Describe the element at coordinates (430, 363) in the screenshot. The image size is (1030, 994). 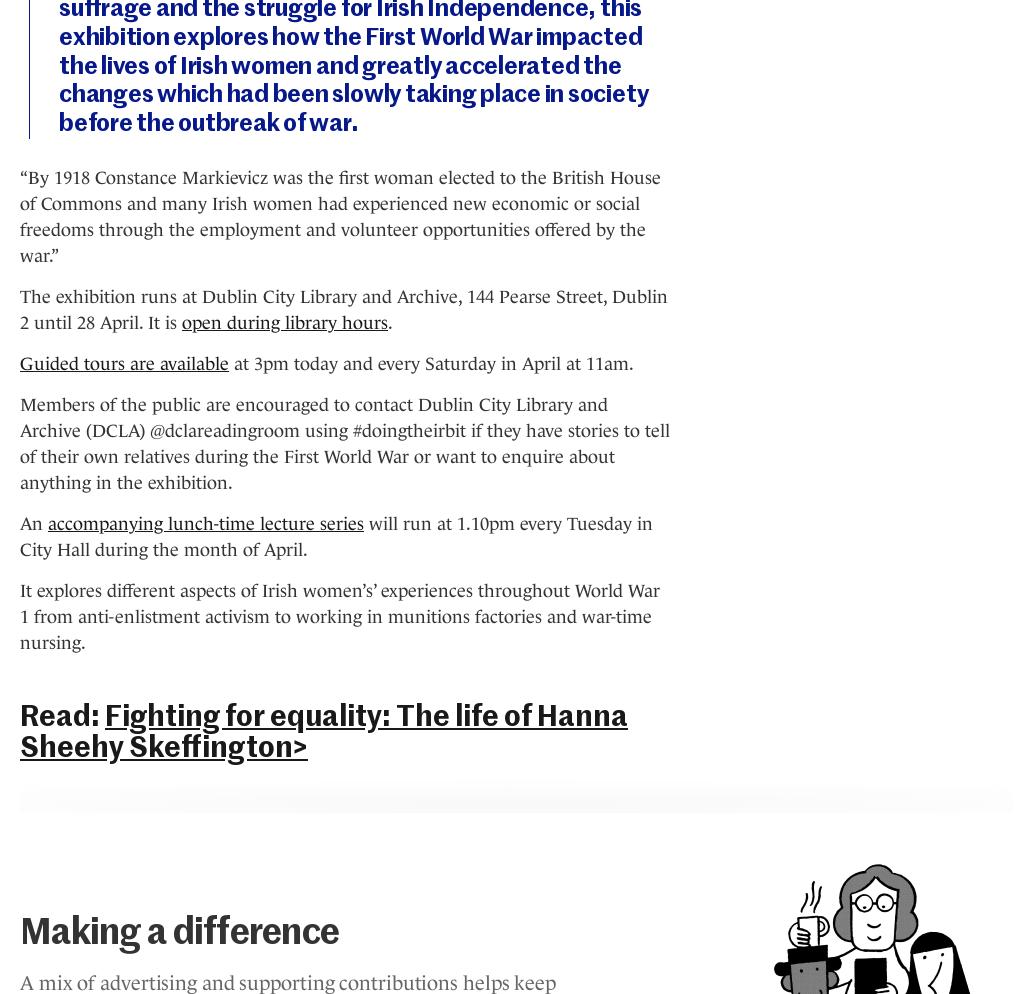
I see `'at 3pm today and every Saturday in April at 11am.'` at that location.